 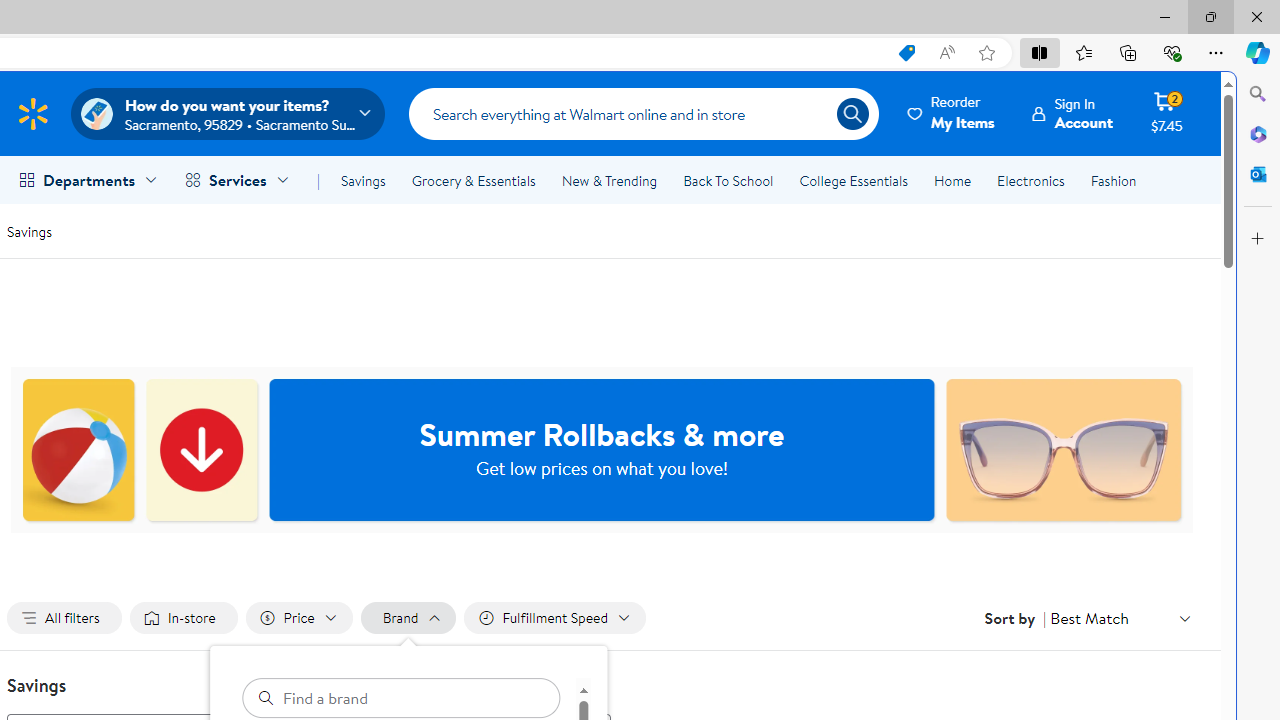 What do you see at coordinates (853, 181) in the screenshot?
I see `'College Essentials'` at bounding box center [853, 181].